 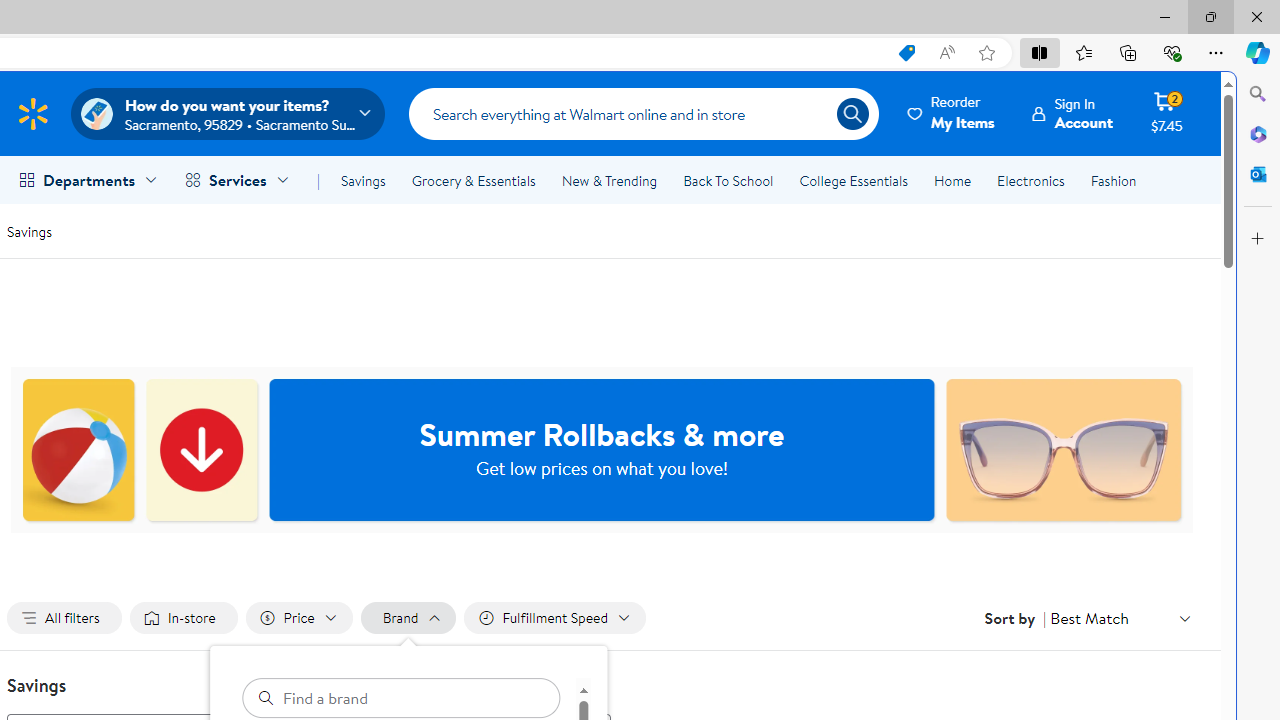 What do you see at coordinates (853, 181) in the screenshot?
I see `'College Essentials'` at bounding box center [853, 181].